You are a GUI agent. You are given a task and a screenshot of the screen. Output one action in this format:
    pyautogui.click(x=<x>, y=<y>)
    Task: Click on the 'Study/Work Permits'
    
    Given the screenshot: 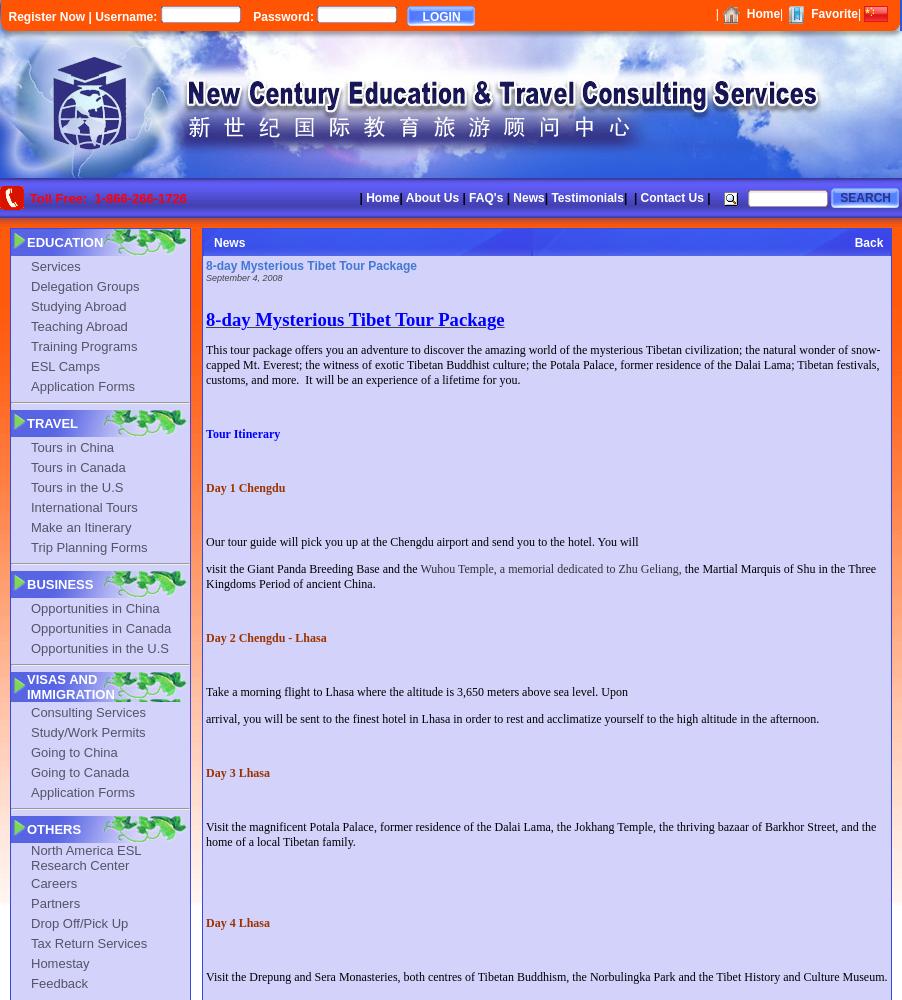 What is the action you would take?
    pyautogui.click(x=88, y=730)
    